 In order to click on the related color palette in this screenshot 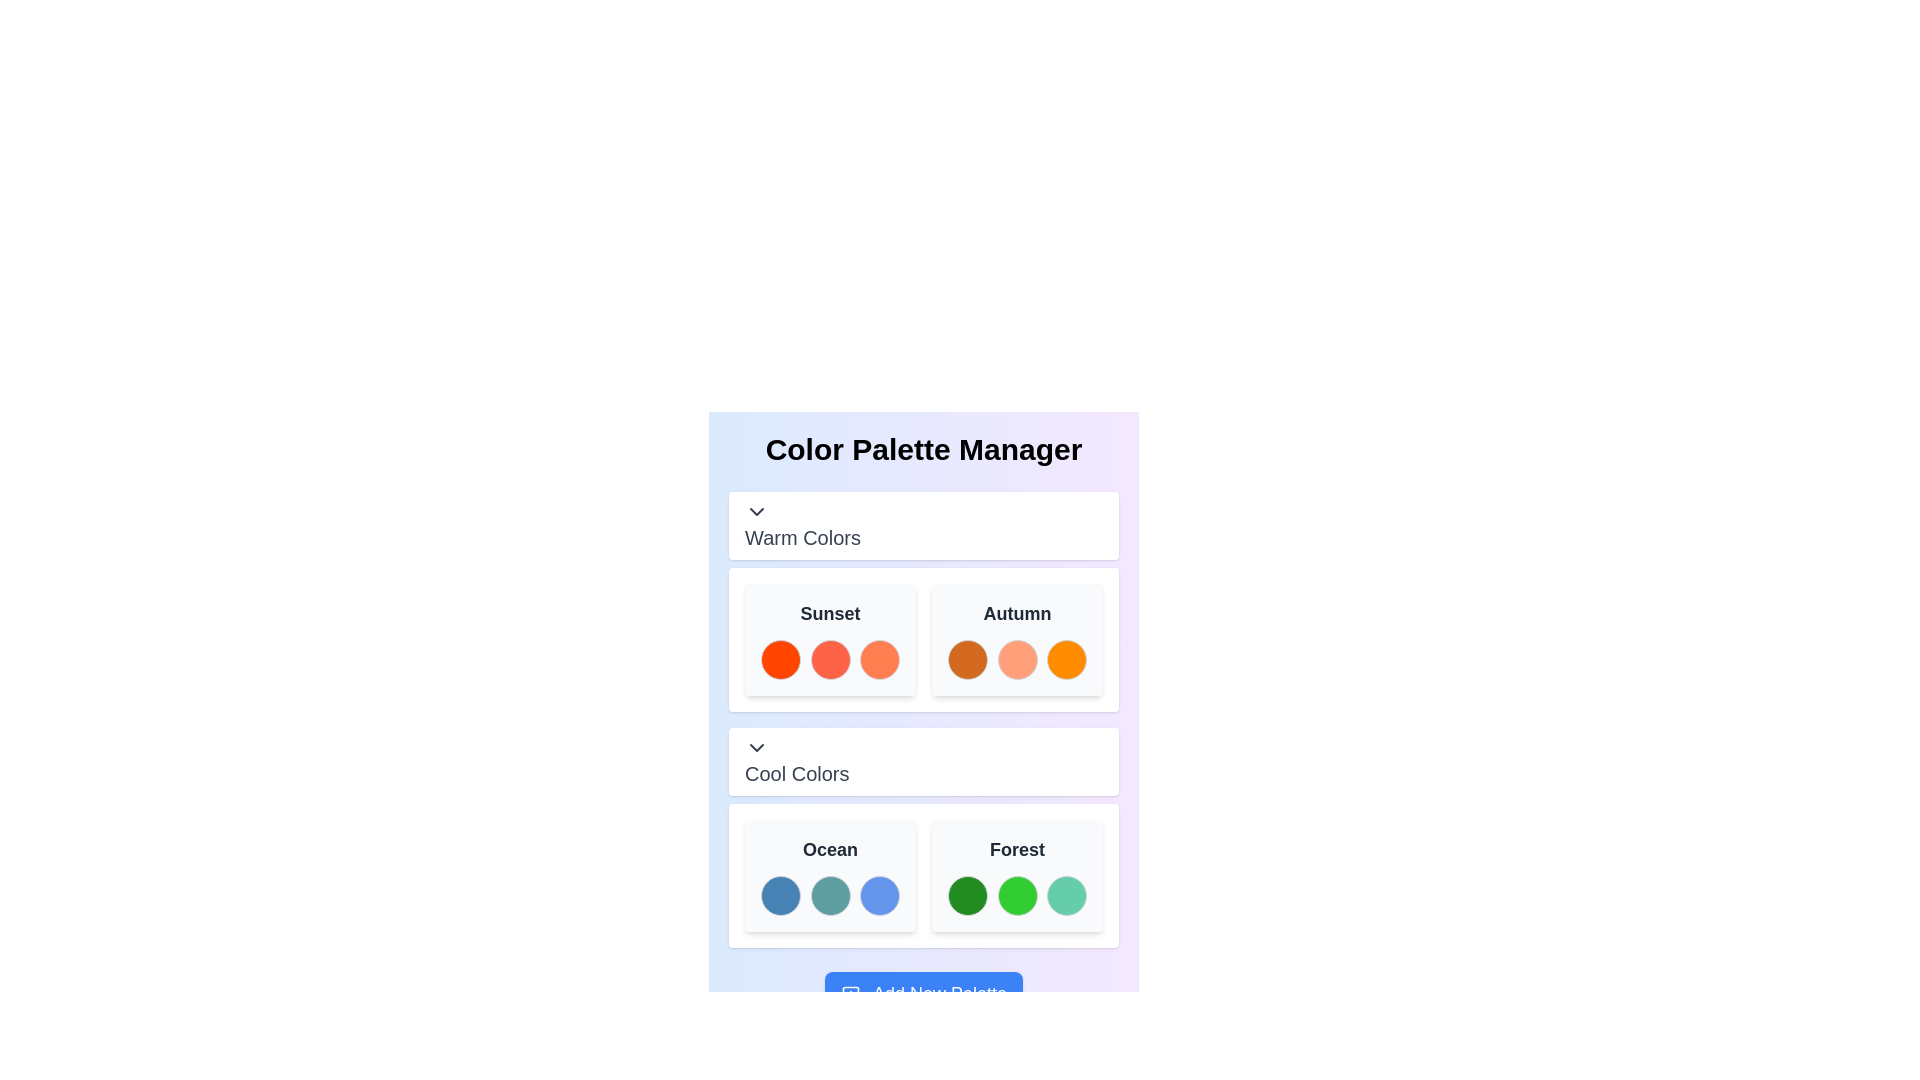, I will do `click(830, 612)`.